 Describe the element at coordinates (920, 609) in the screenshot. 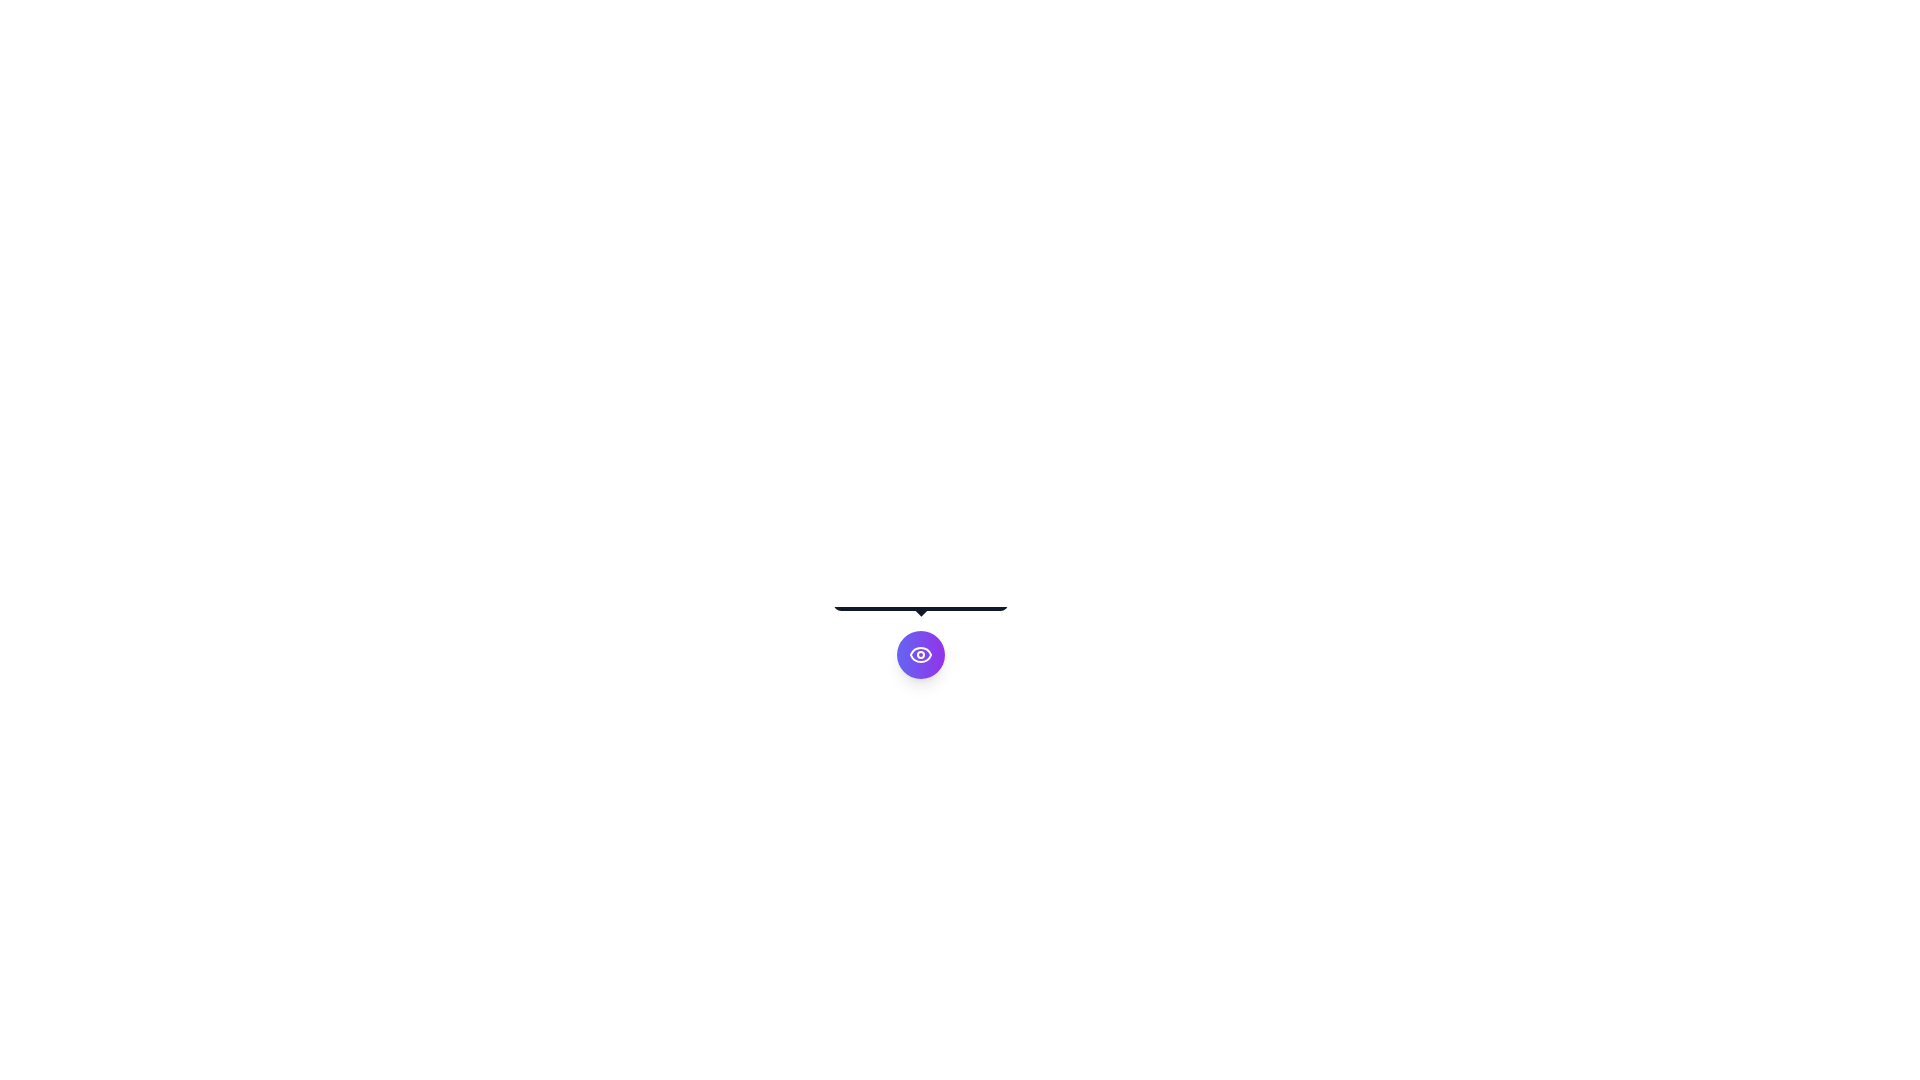

I see `the Tooltip pointer, which visually connects the tooltip containing the text 'Press ⌘/` at that location.